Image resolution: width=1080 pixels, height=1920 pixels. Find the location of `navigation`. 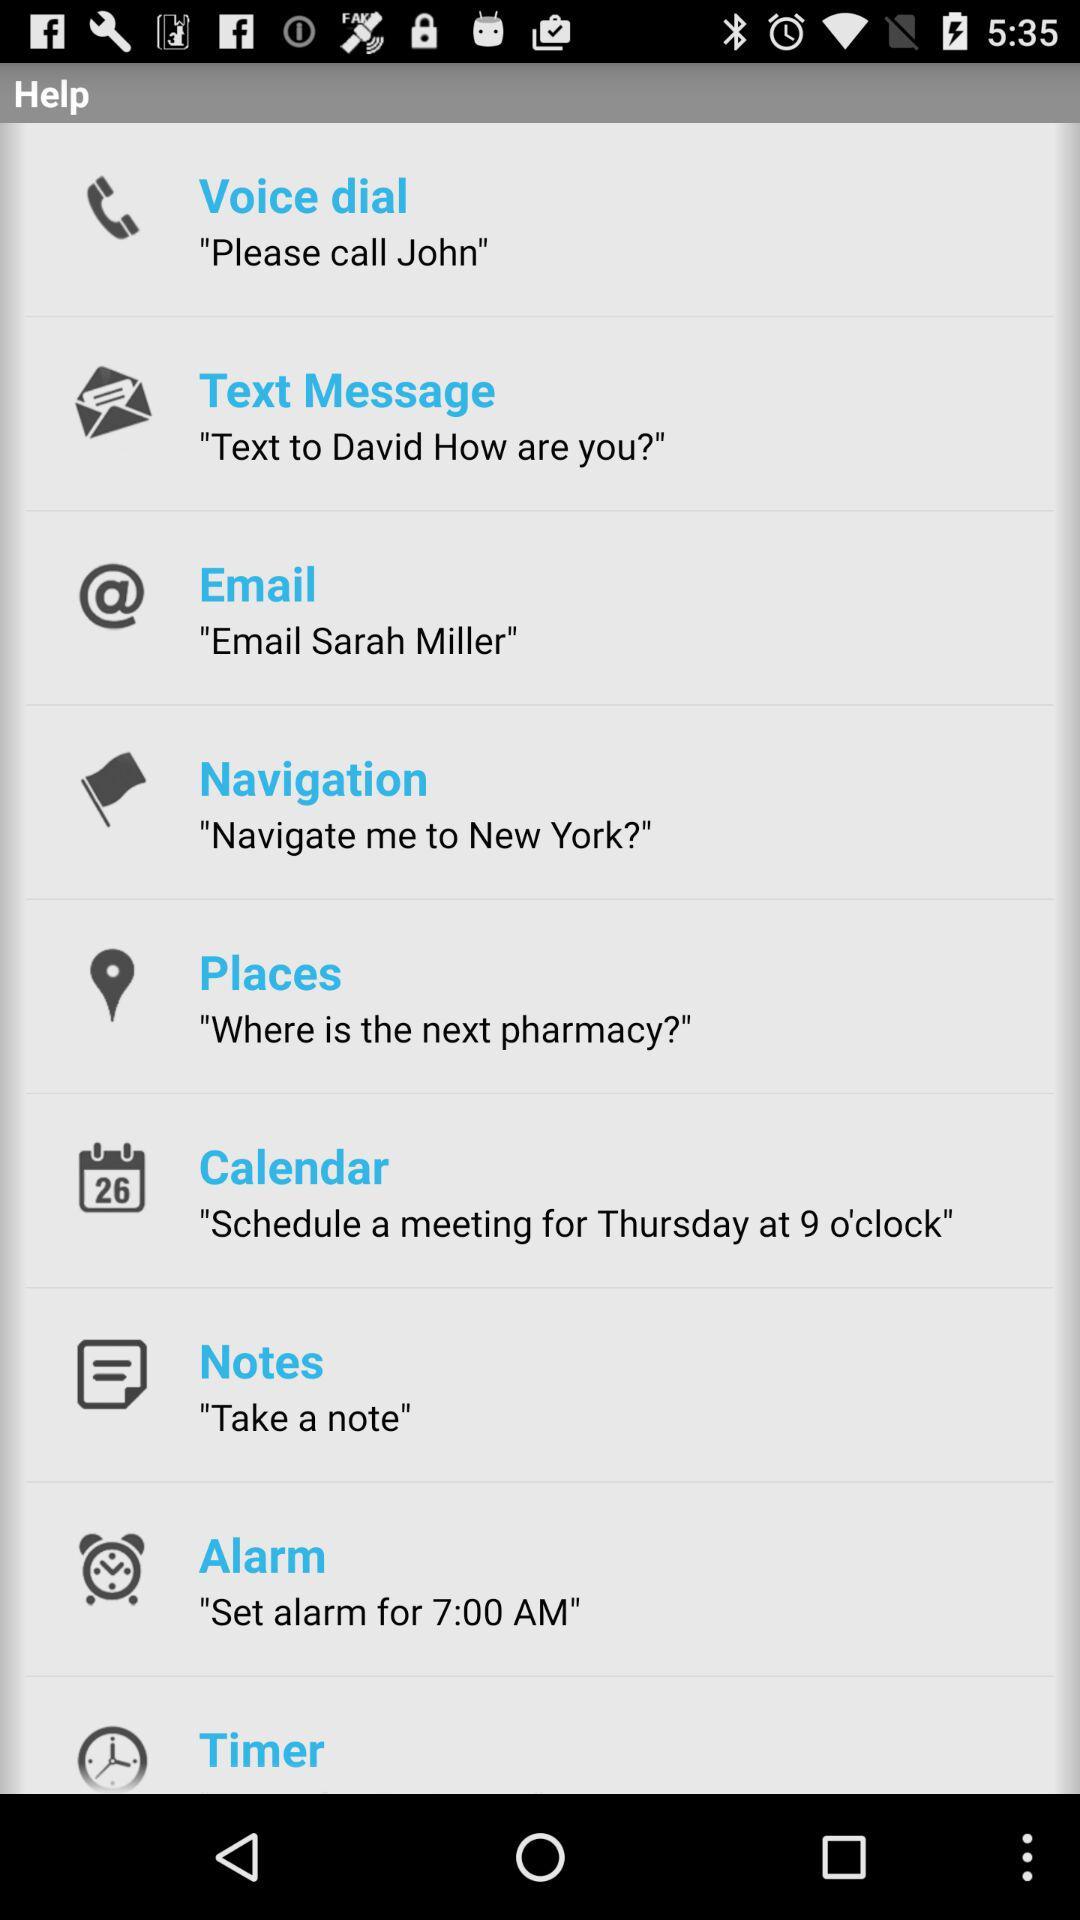

navigation is located at coordinates (313, 776).